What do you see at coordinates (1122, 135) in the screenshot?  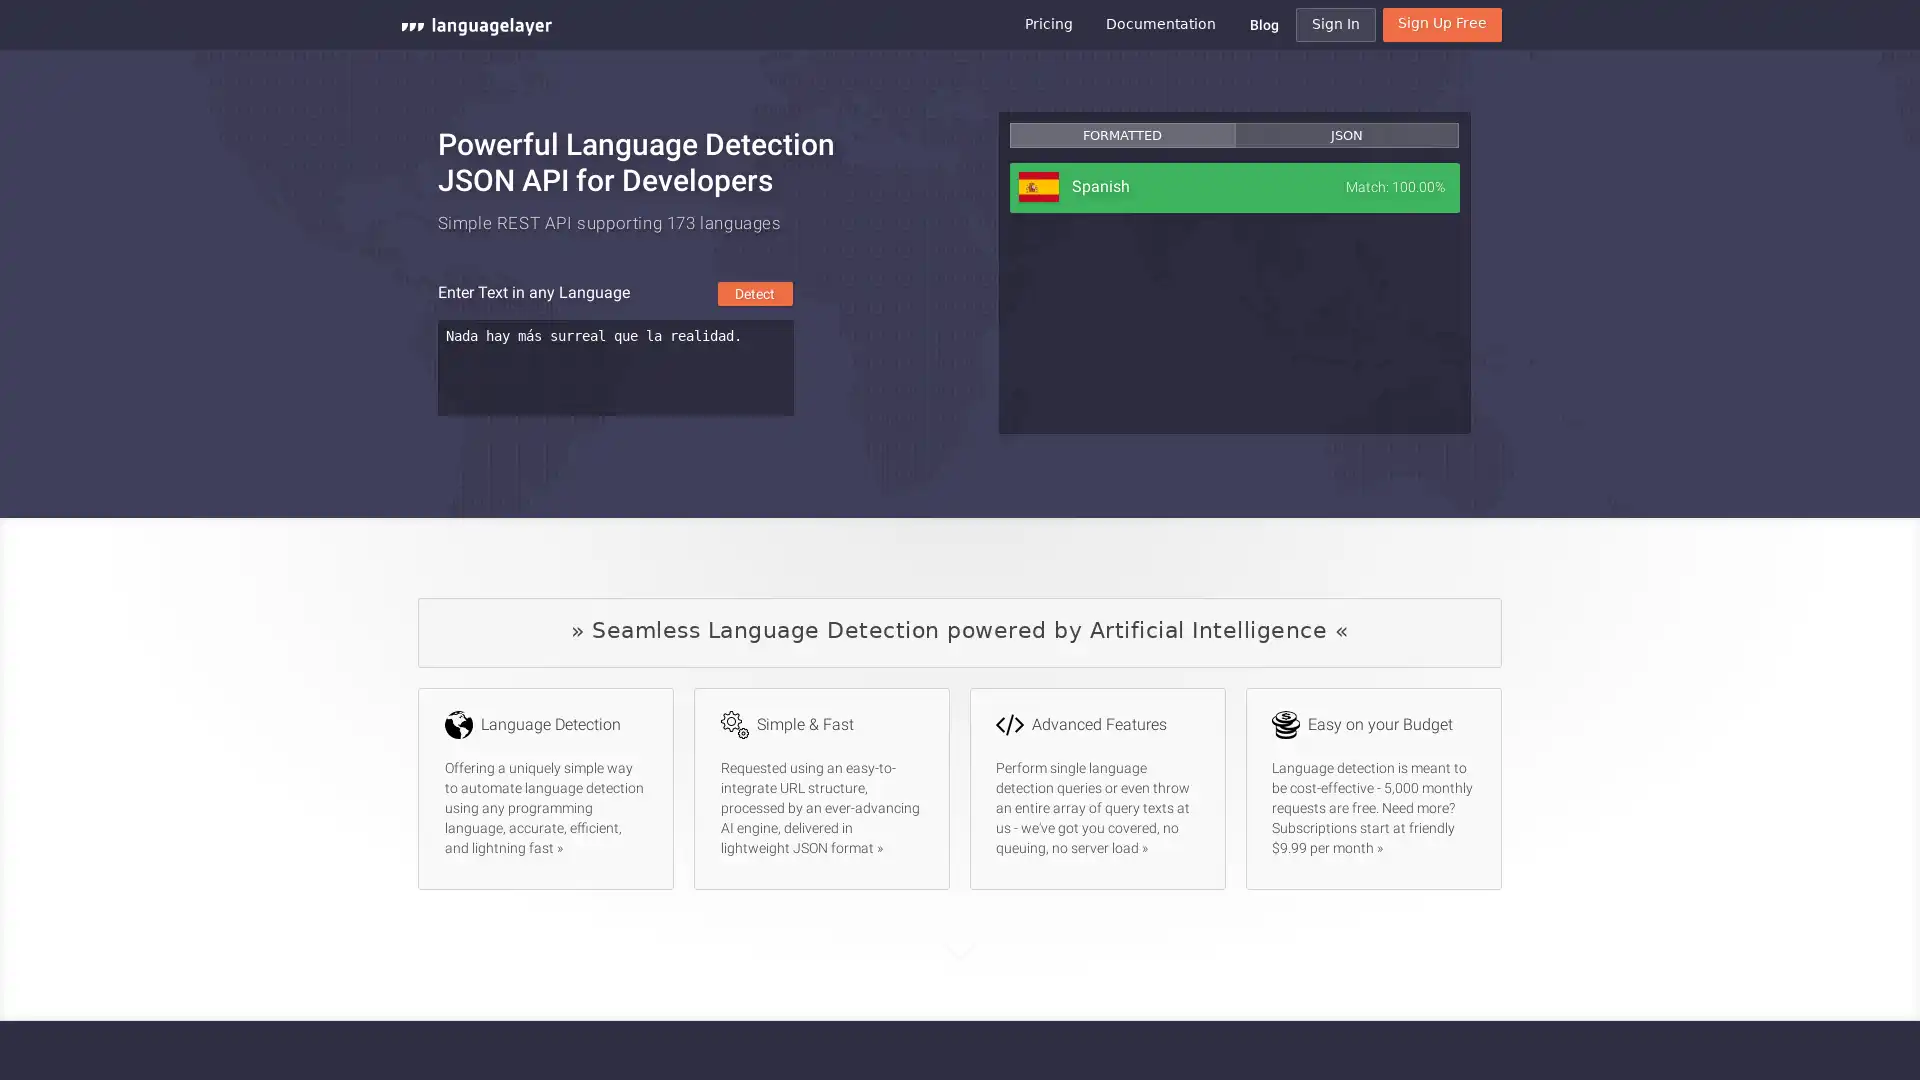 I see `FORMATTED` at bounding box center [1122, 135].